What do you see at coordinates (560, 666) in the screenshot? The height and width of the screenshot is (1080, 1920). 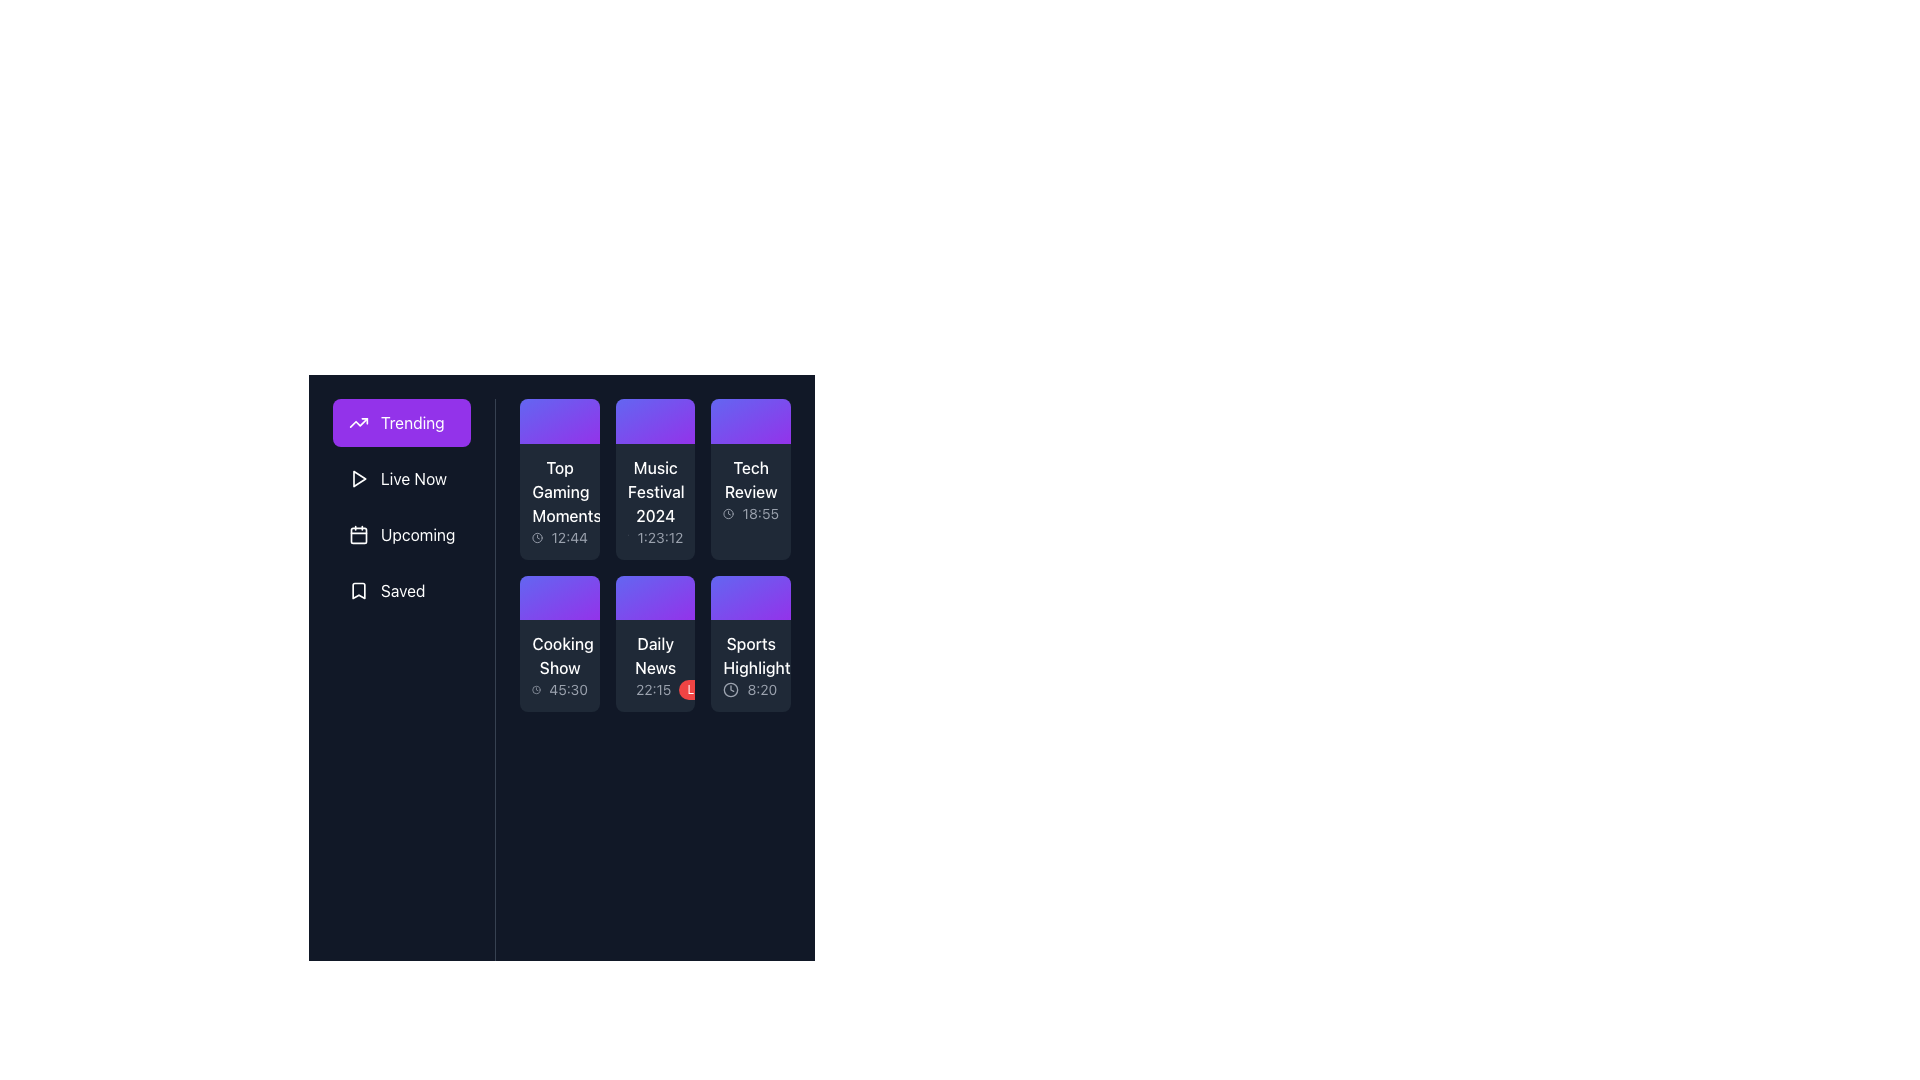 I see `the Preview card for the media content titled 'Cooking Show', which displays a duration of 45:30 and is located in the second row of the grid under 'Top Gaming Moments'` at bounding box center [560, 666].